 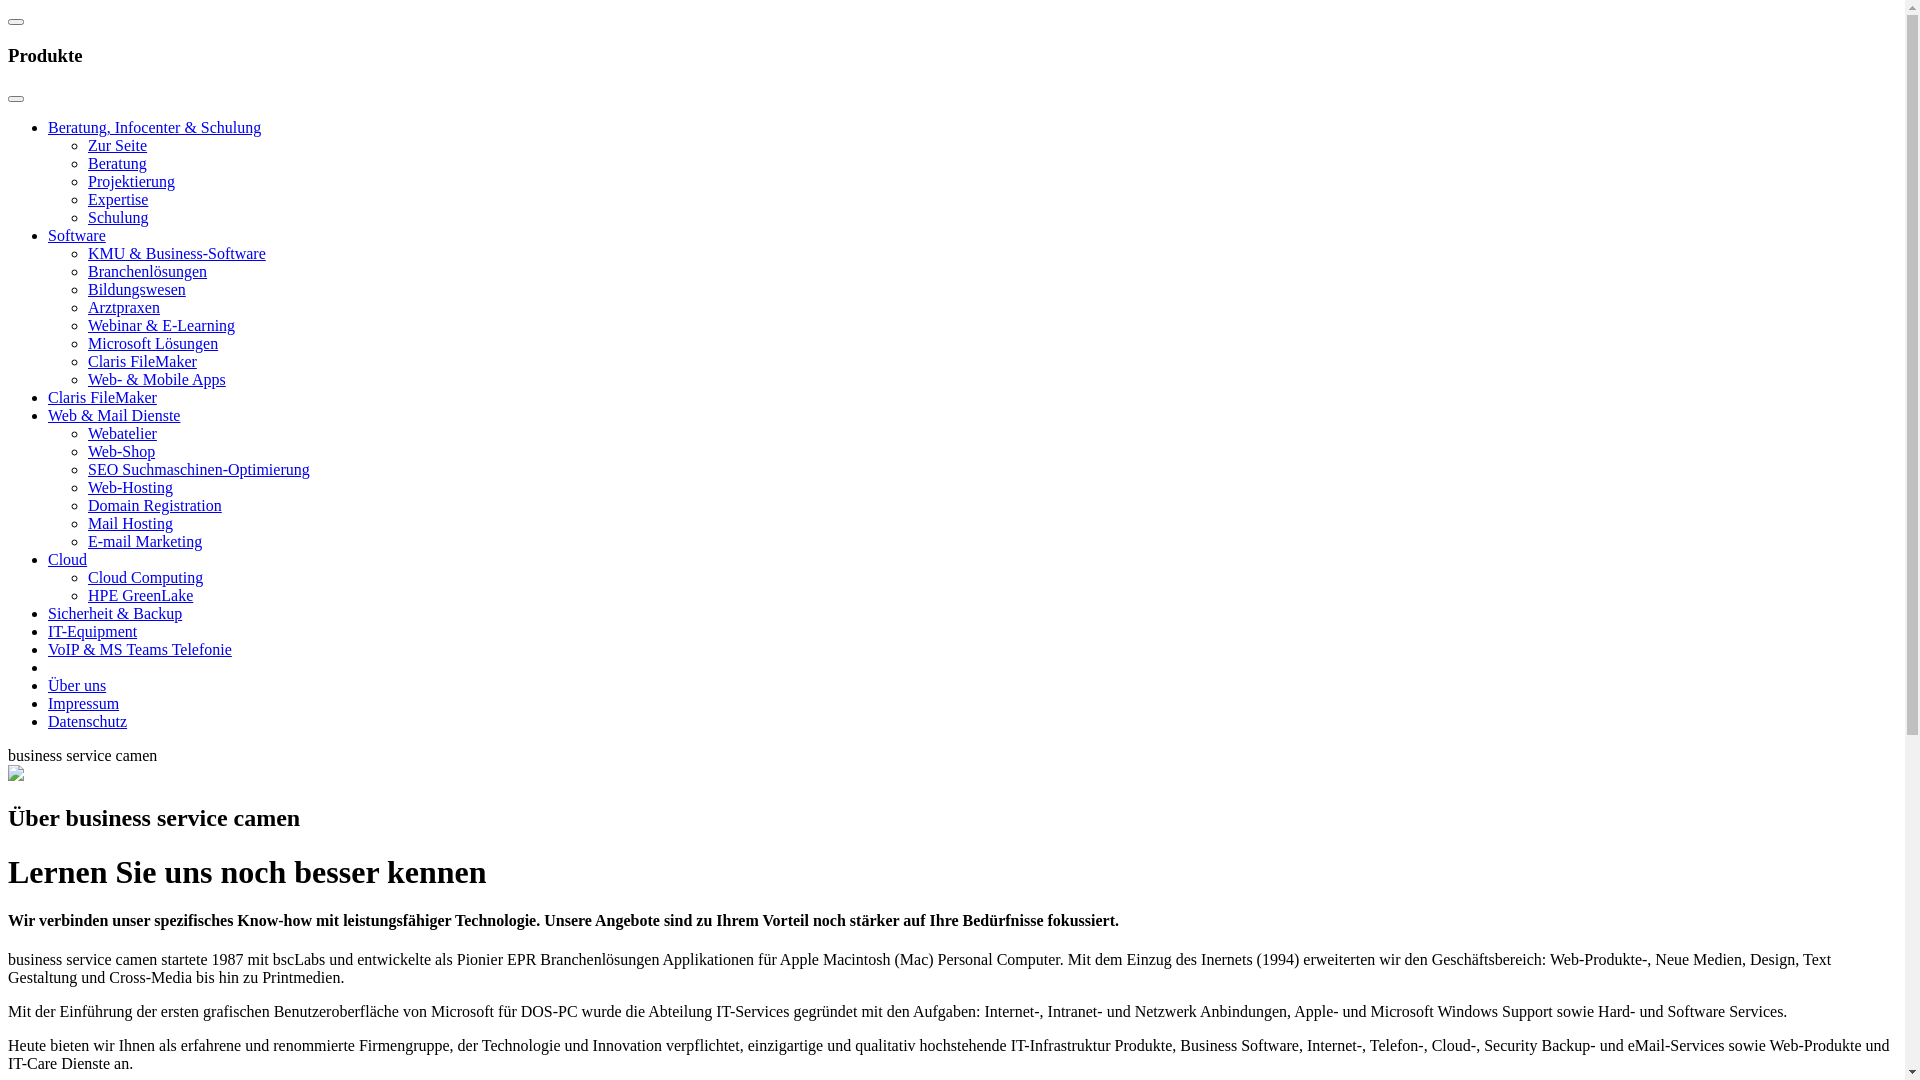 What do you see at coordinates (177, 252) in the screenshot?
I see `'KMU & Business-Software'` at bounding box center [177, 252].